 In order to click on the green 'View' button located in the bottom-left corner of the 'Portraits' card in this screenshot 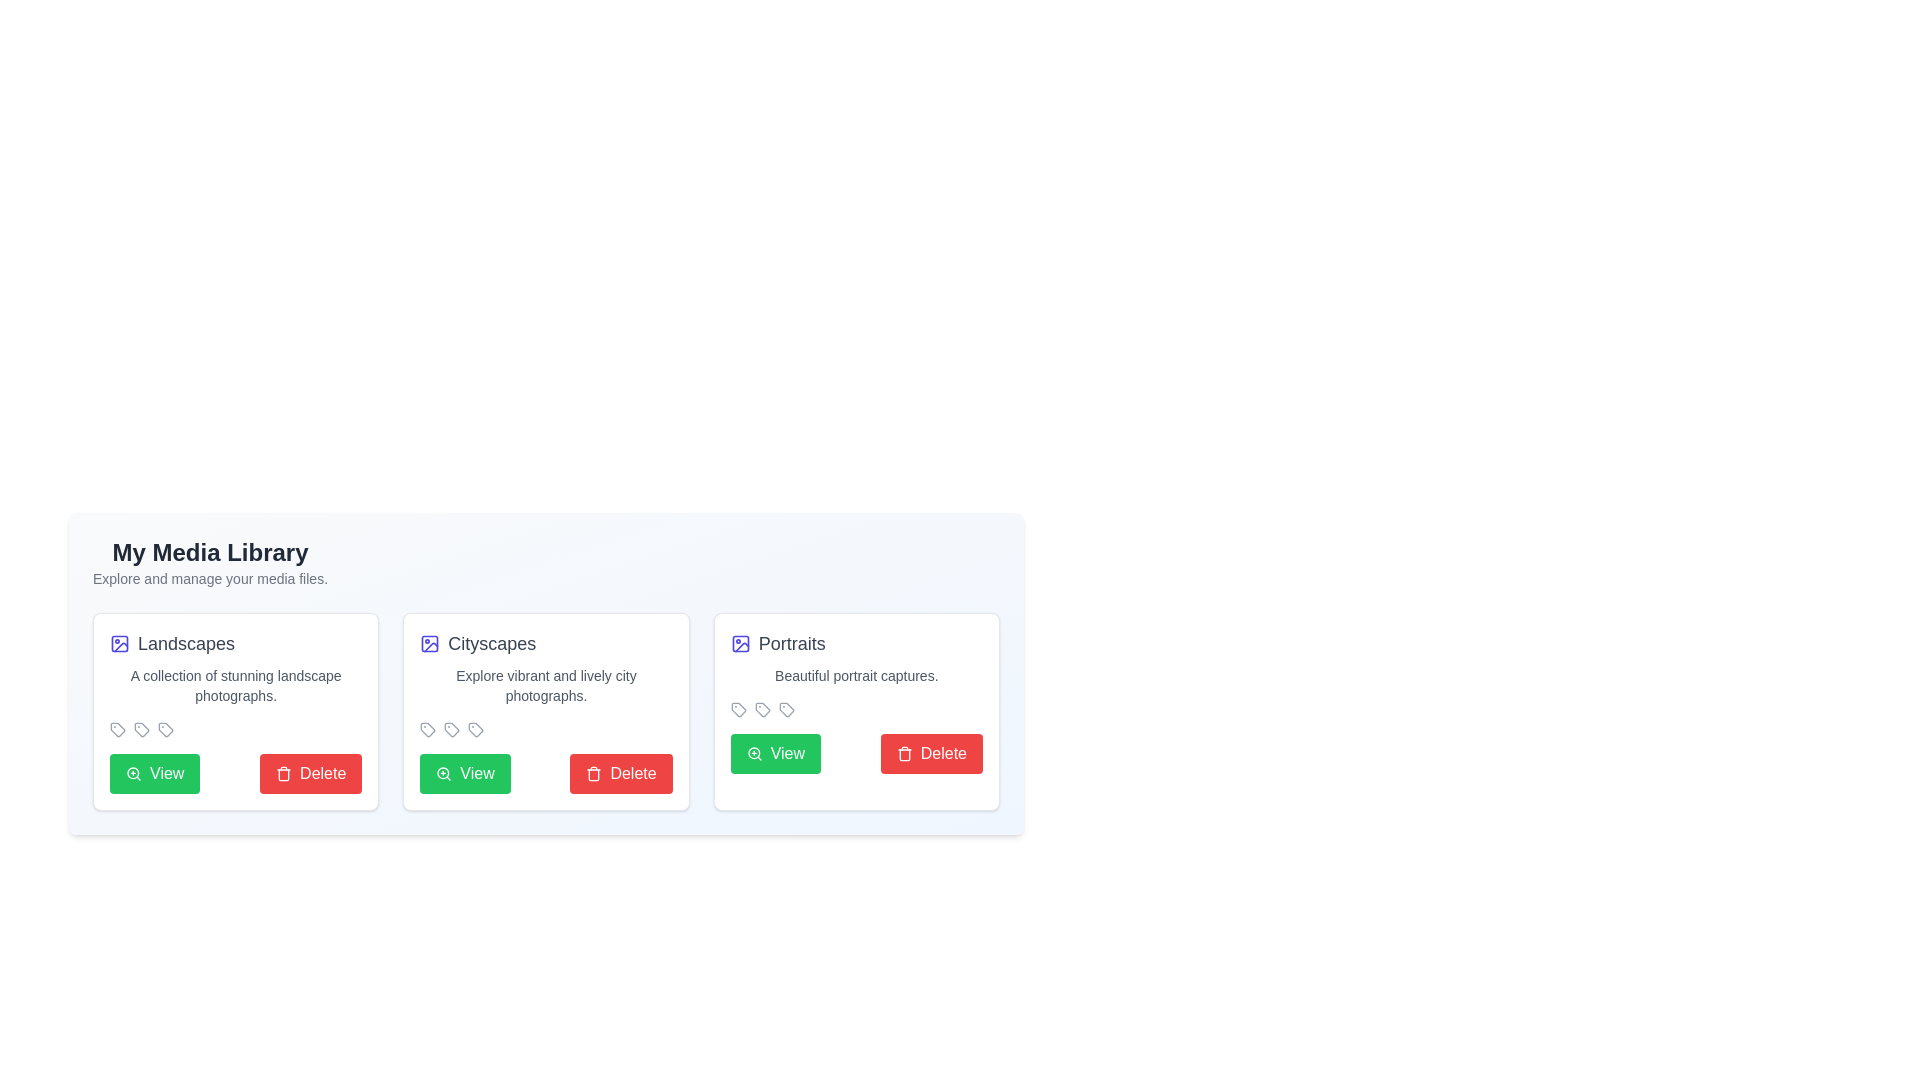, I will do `click(774, 753)`.